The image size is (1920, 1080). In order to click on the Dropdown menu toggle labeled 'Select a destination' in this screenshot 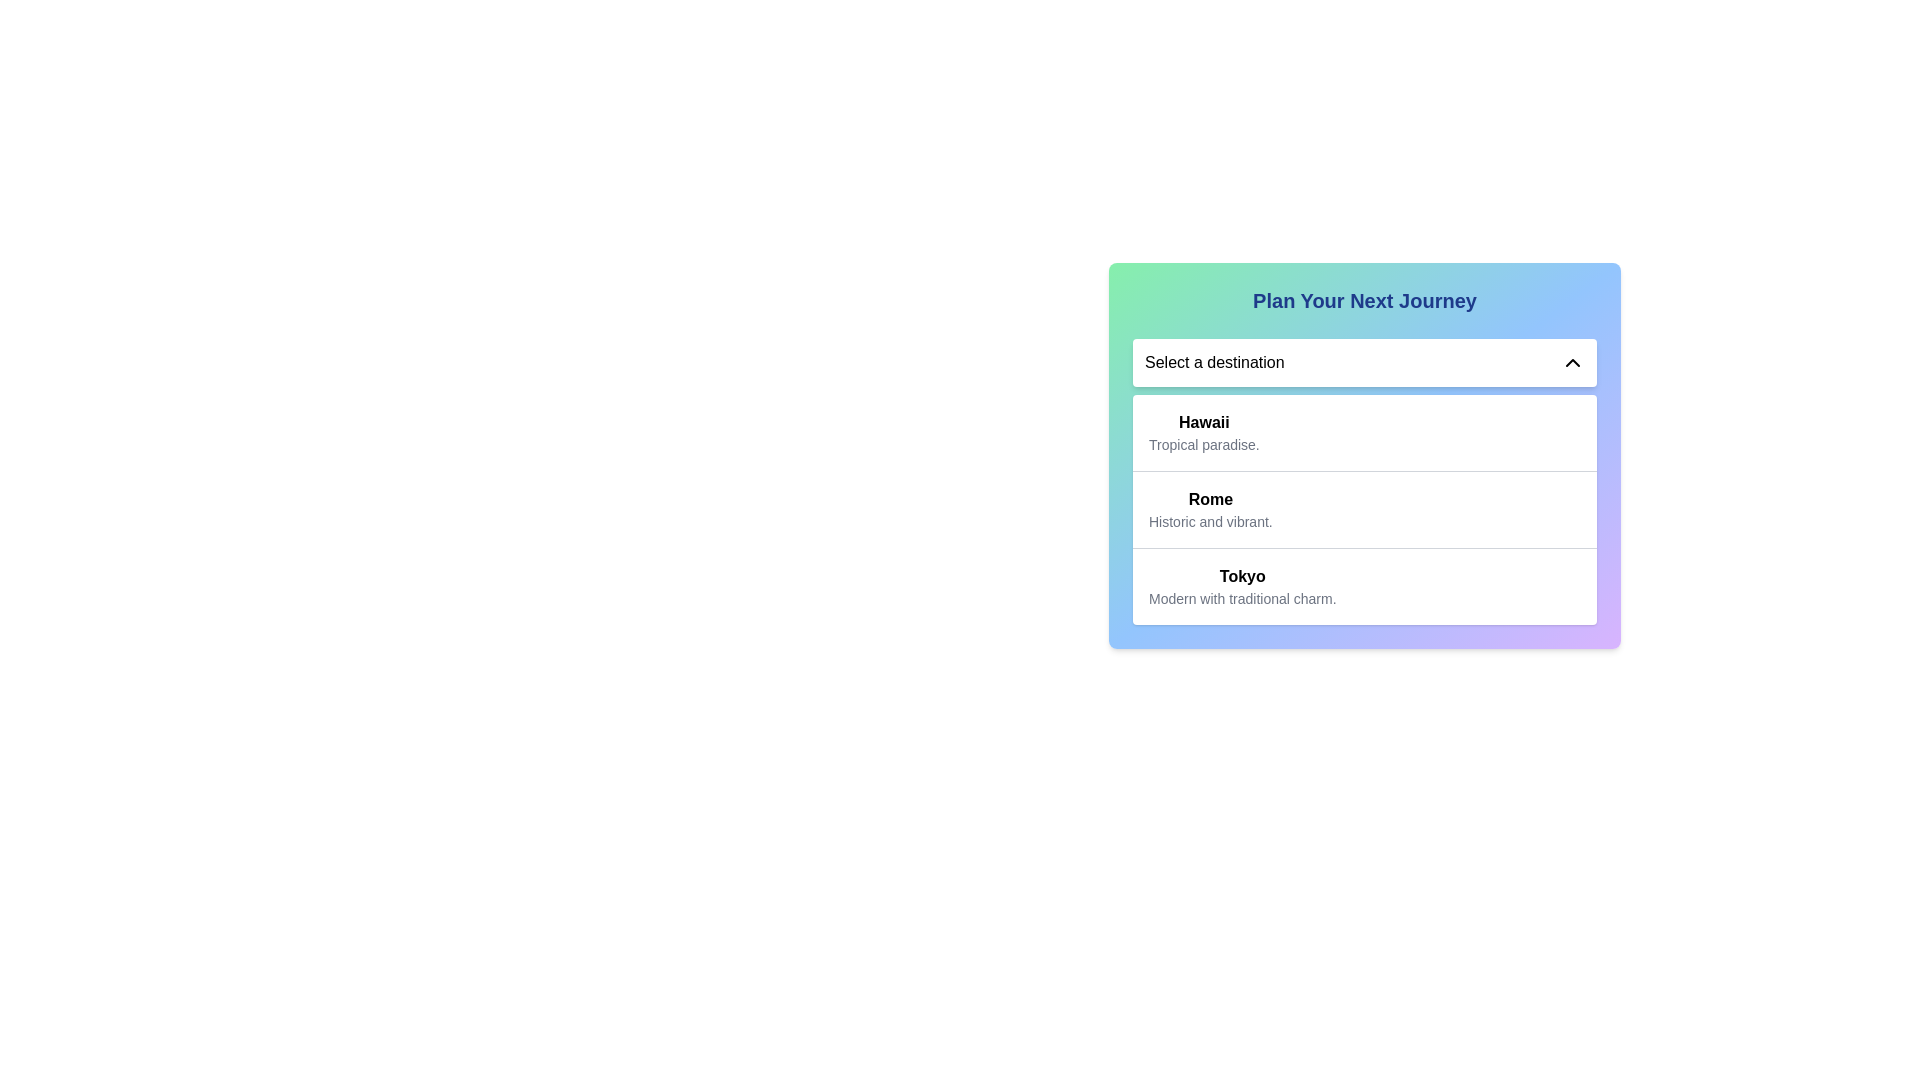, I will do `click(1363, 362)`.